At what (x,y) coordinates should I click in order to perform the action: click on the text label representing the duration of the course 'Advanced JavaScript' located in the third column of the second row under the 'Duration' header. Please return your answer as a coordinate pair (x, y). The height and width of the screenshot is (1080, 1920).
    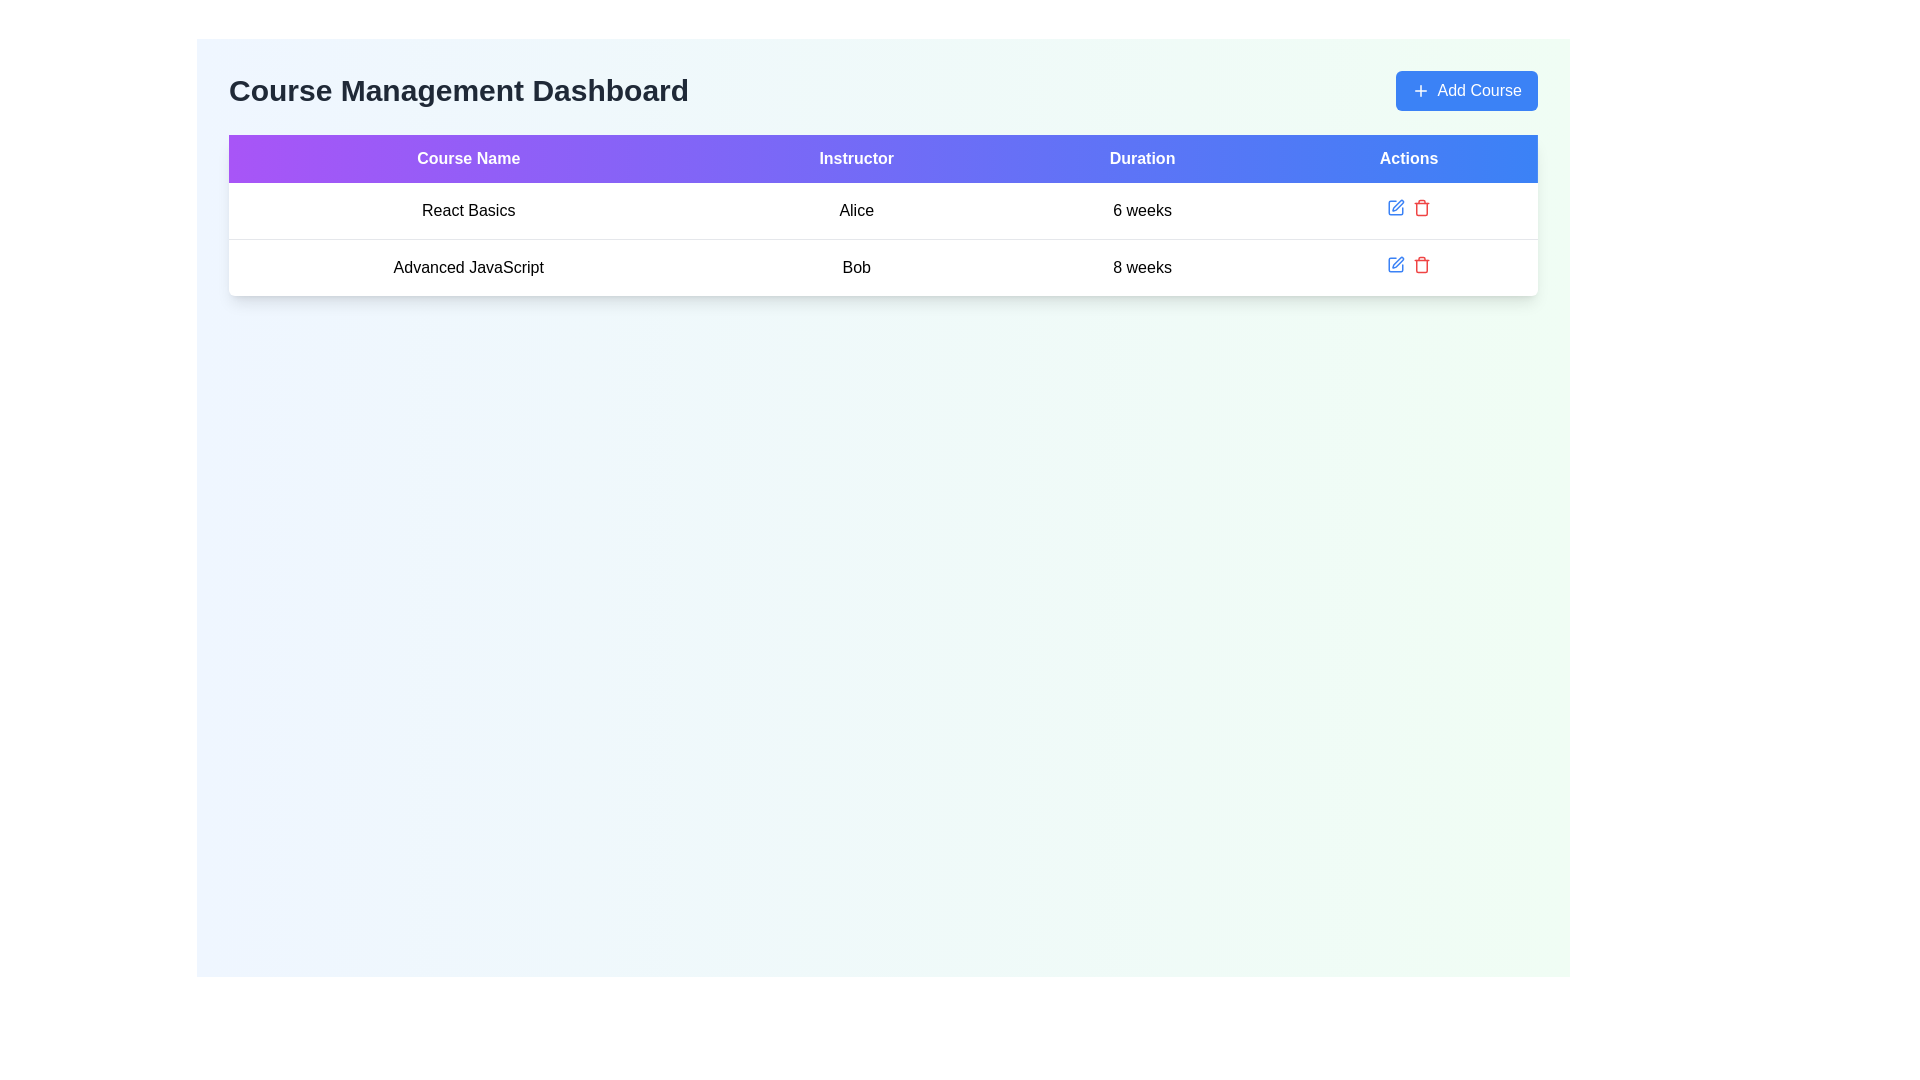
    Looking at the image, I should click on (1142, 266).